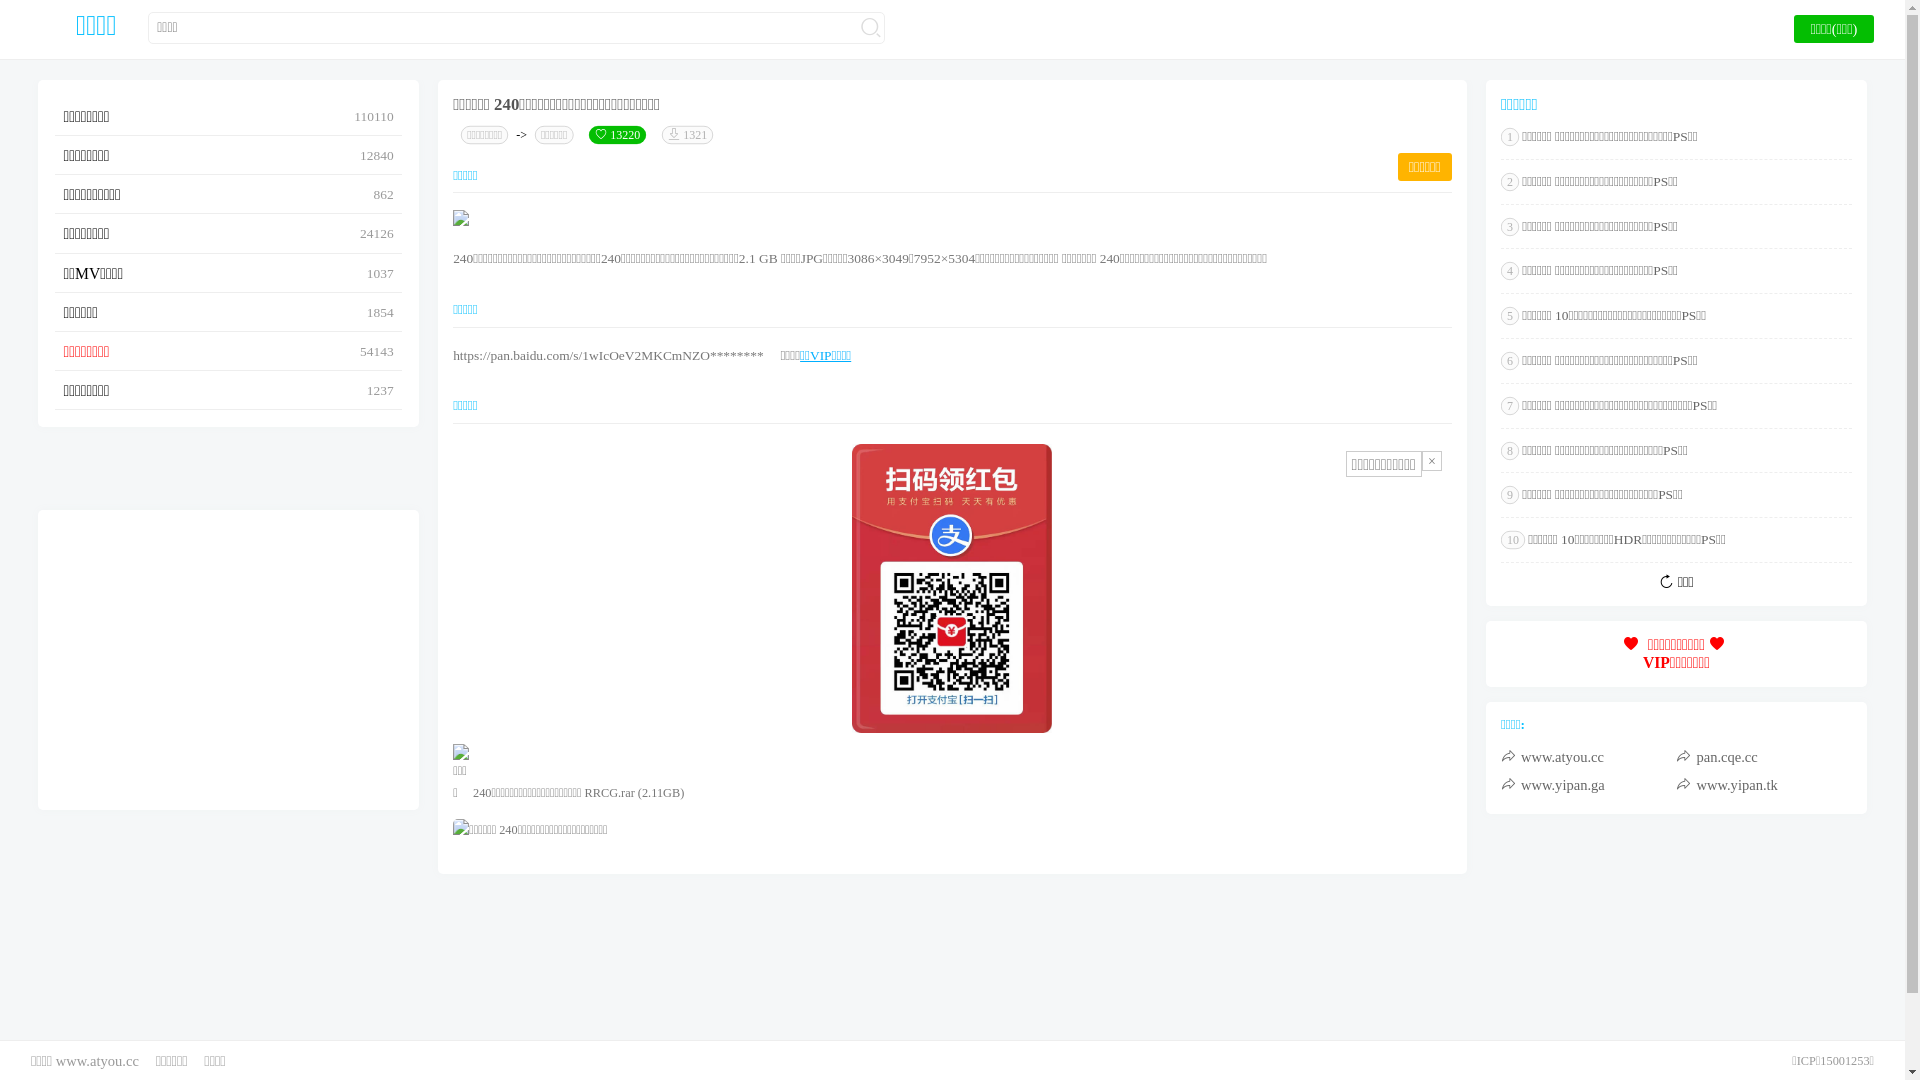  I want to click on '13220', so click(616, 135).